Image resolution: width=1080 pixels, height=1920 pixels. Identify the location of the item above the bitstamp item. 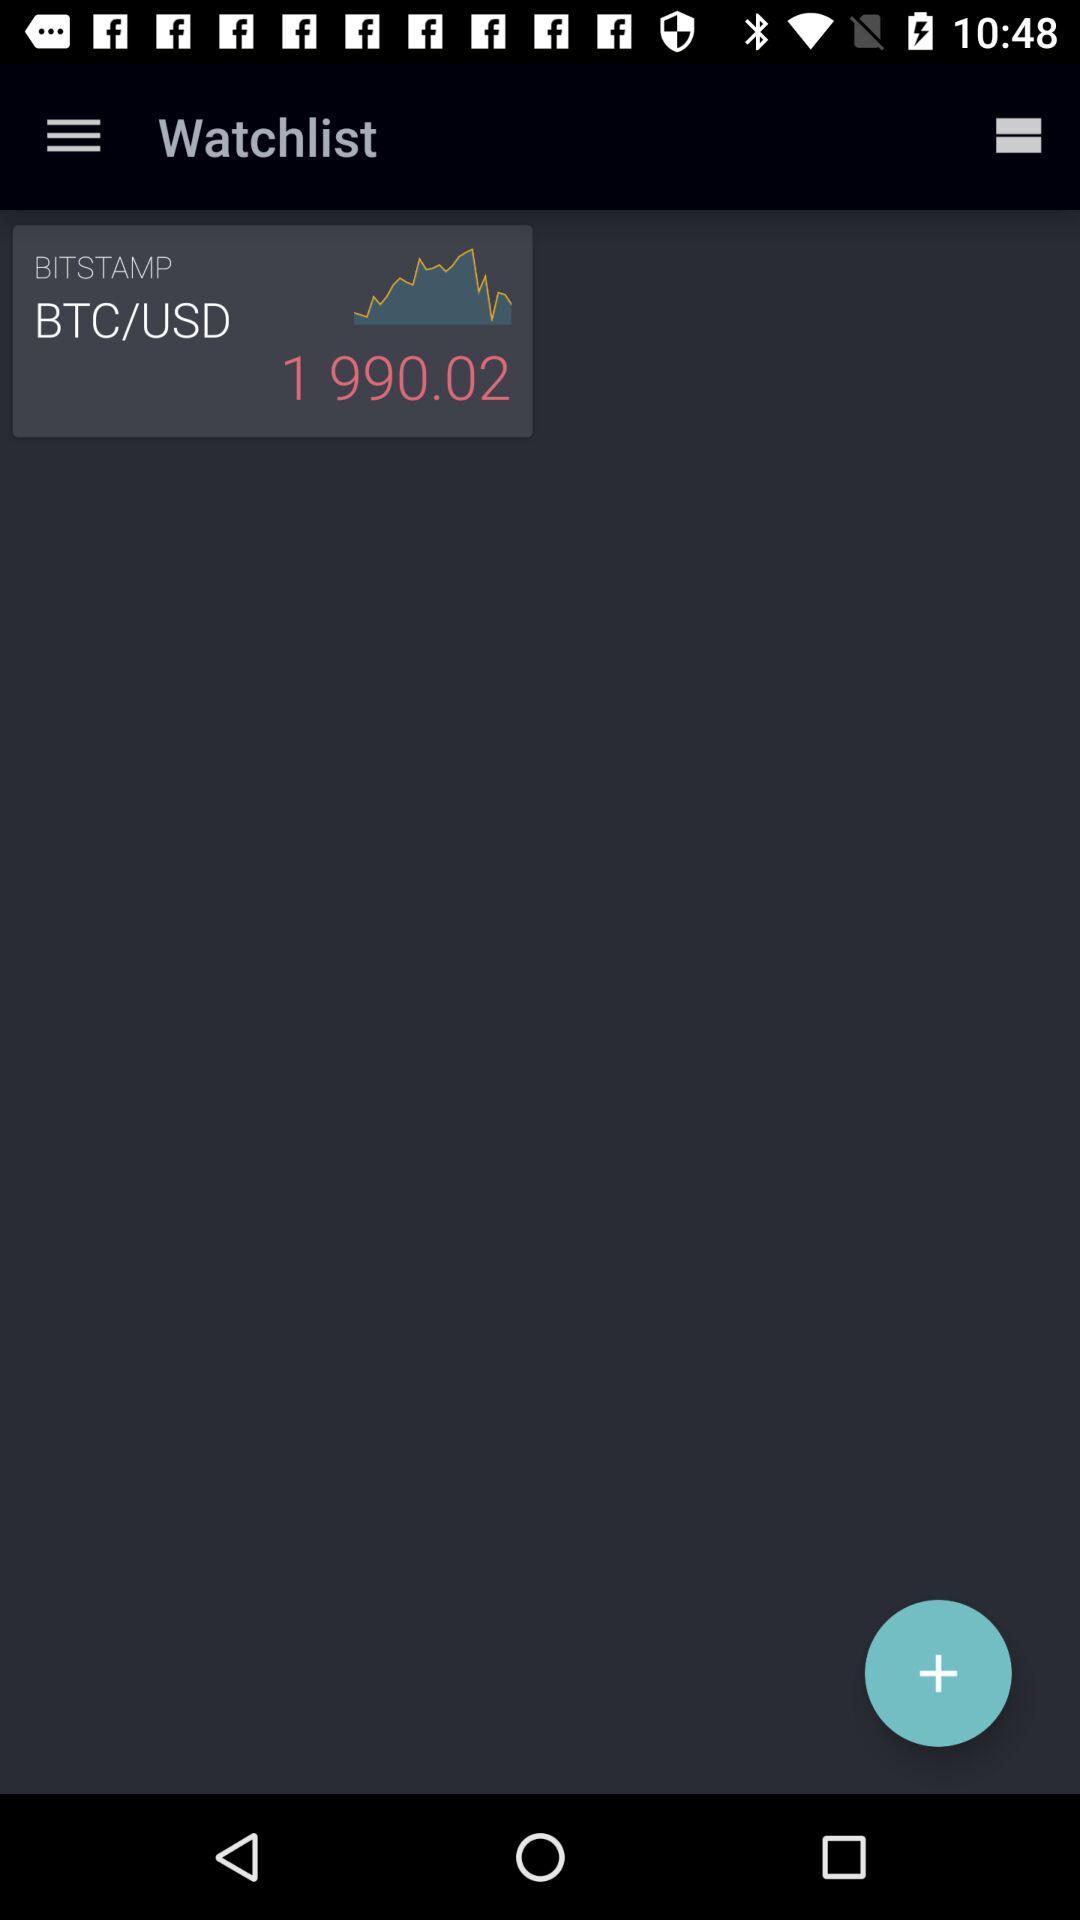
(72, 135).